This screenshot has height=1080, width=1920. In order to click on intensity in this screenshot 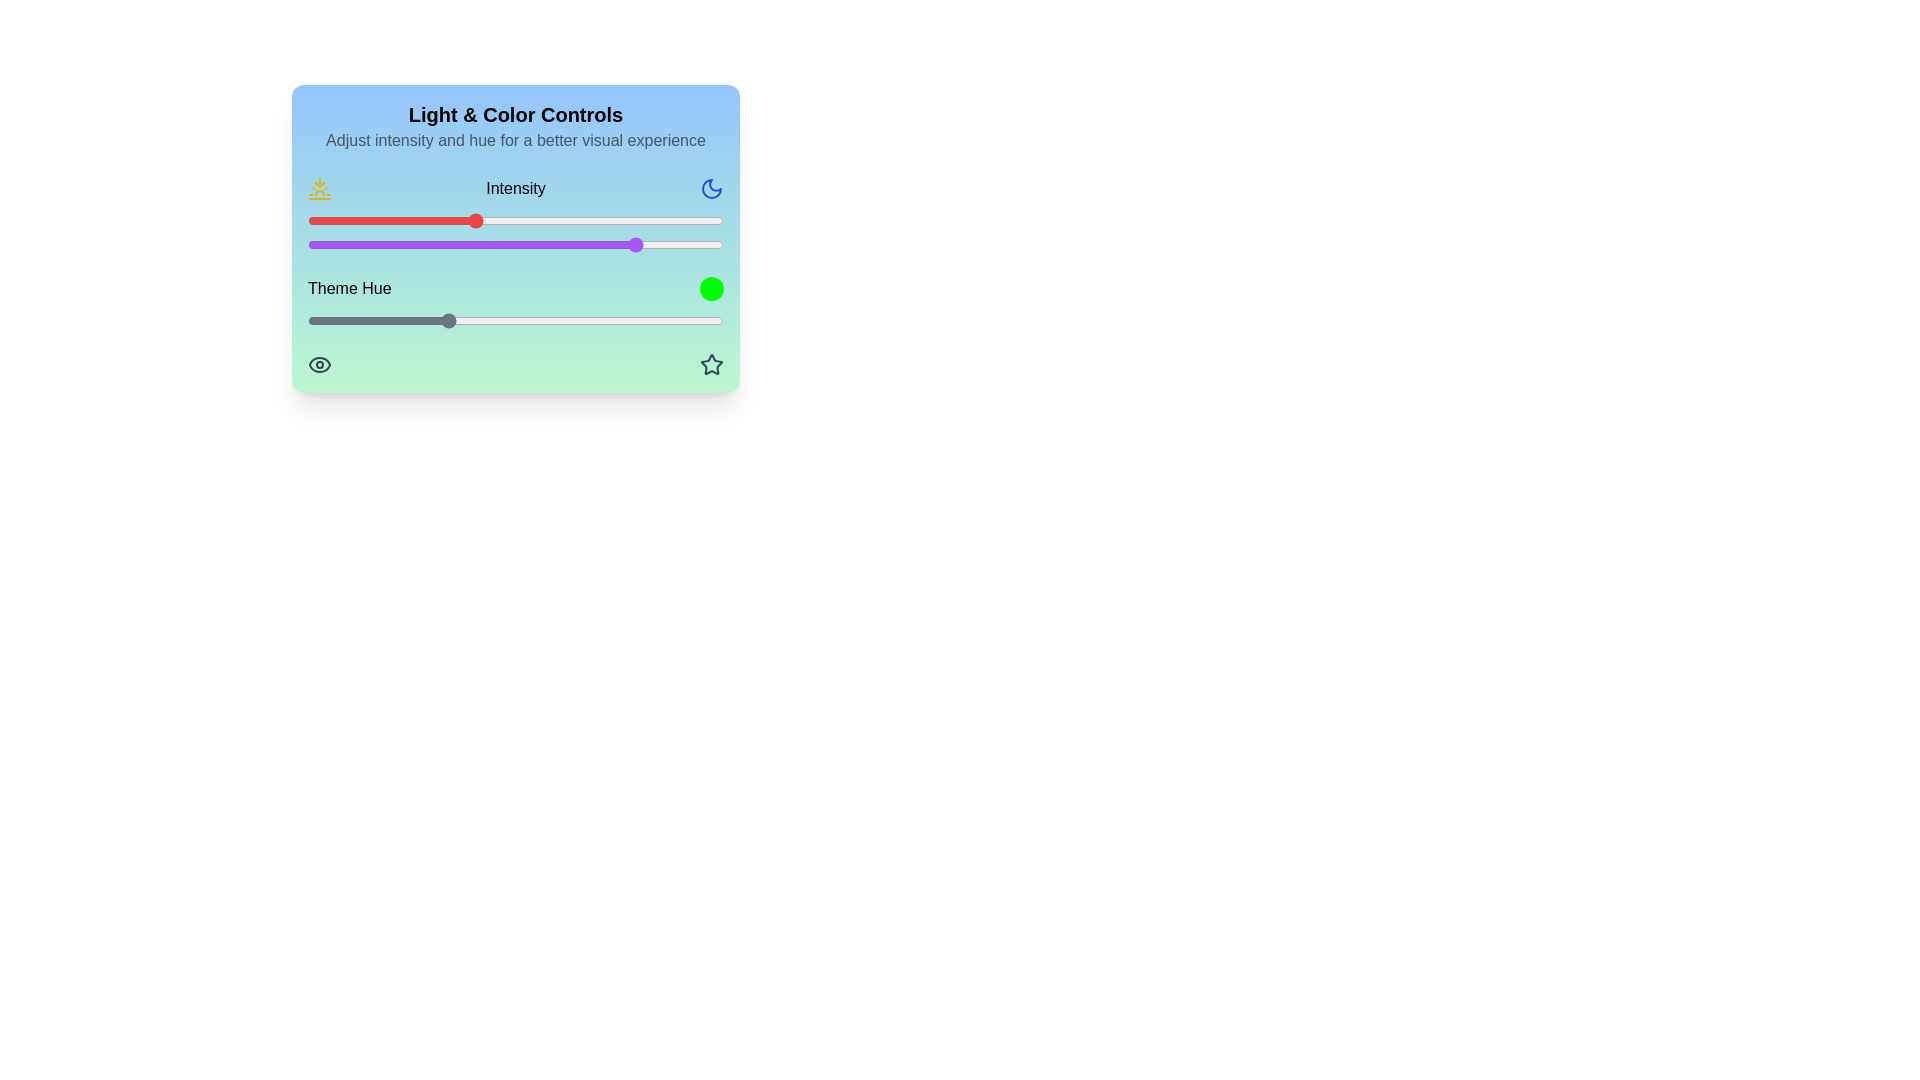, I will do `click(573, 220)`.